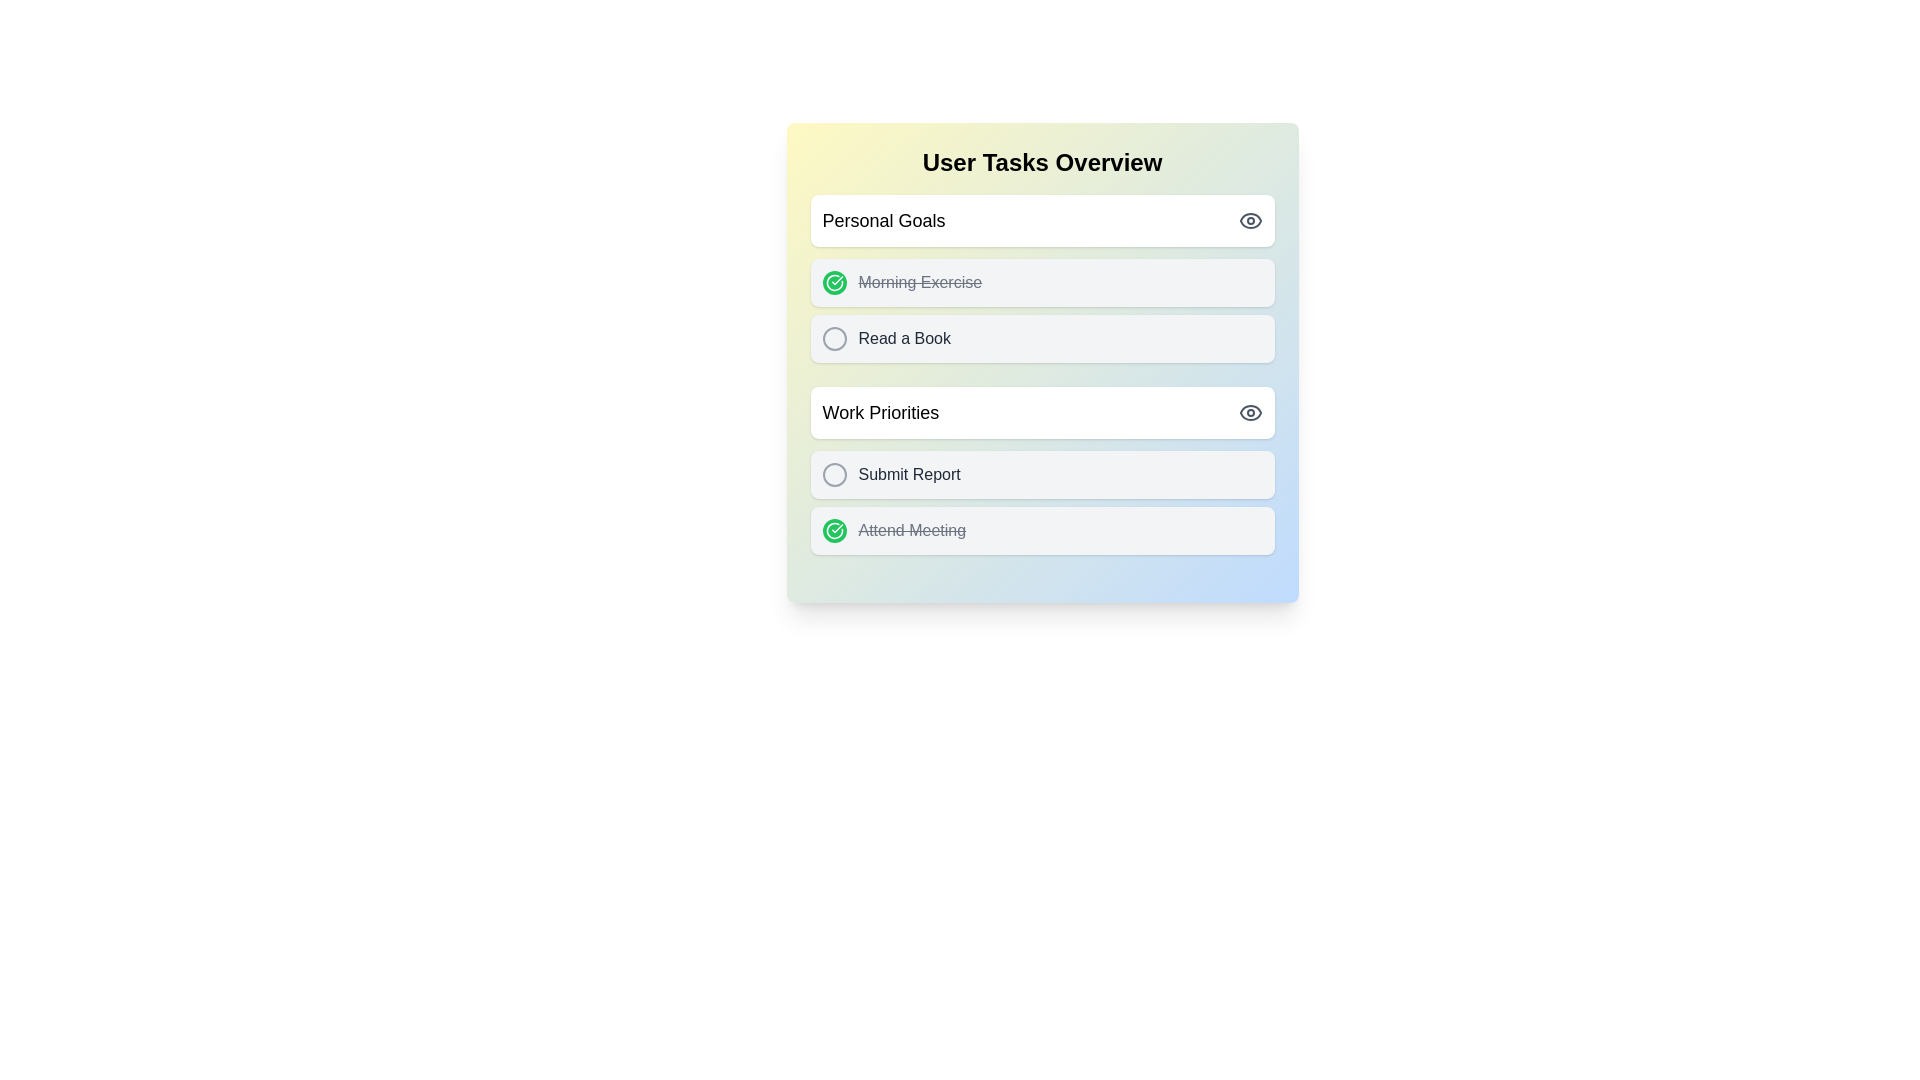 Image resolution: width=1920 pixels, height=1080 pixels. Describe the element at coordinates (834, 338) in the screenshot. I see `the small circular toggle button located on the left side of the 'Read a Book' row in the 'Personal Goals' section` at that location.